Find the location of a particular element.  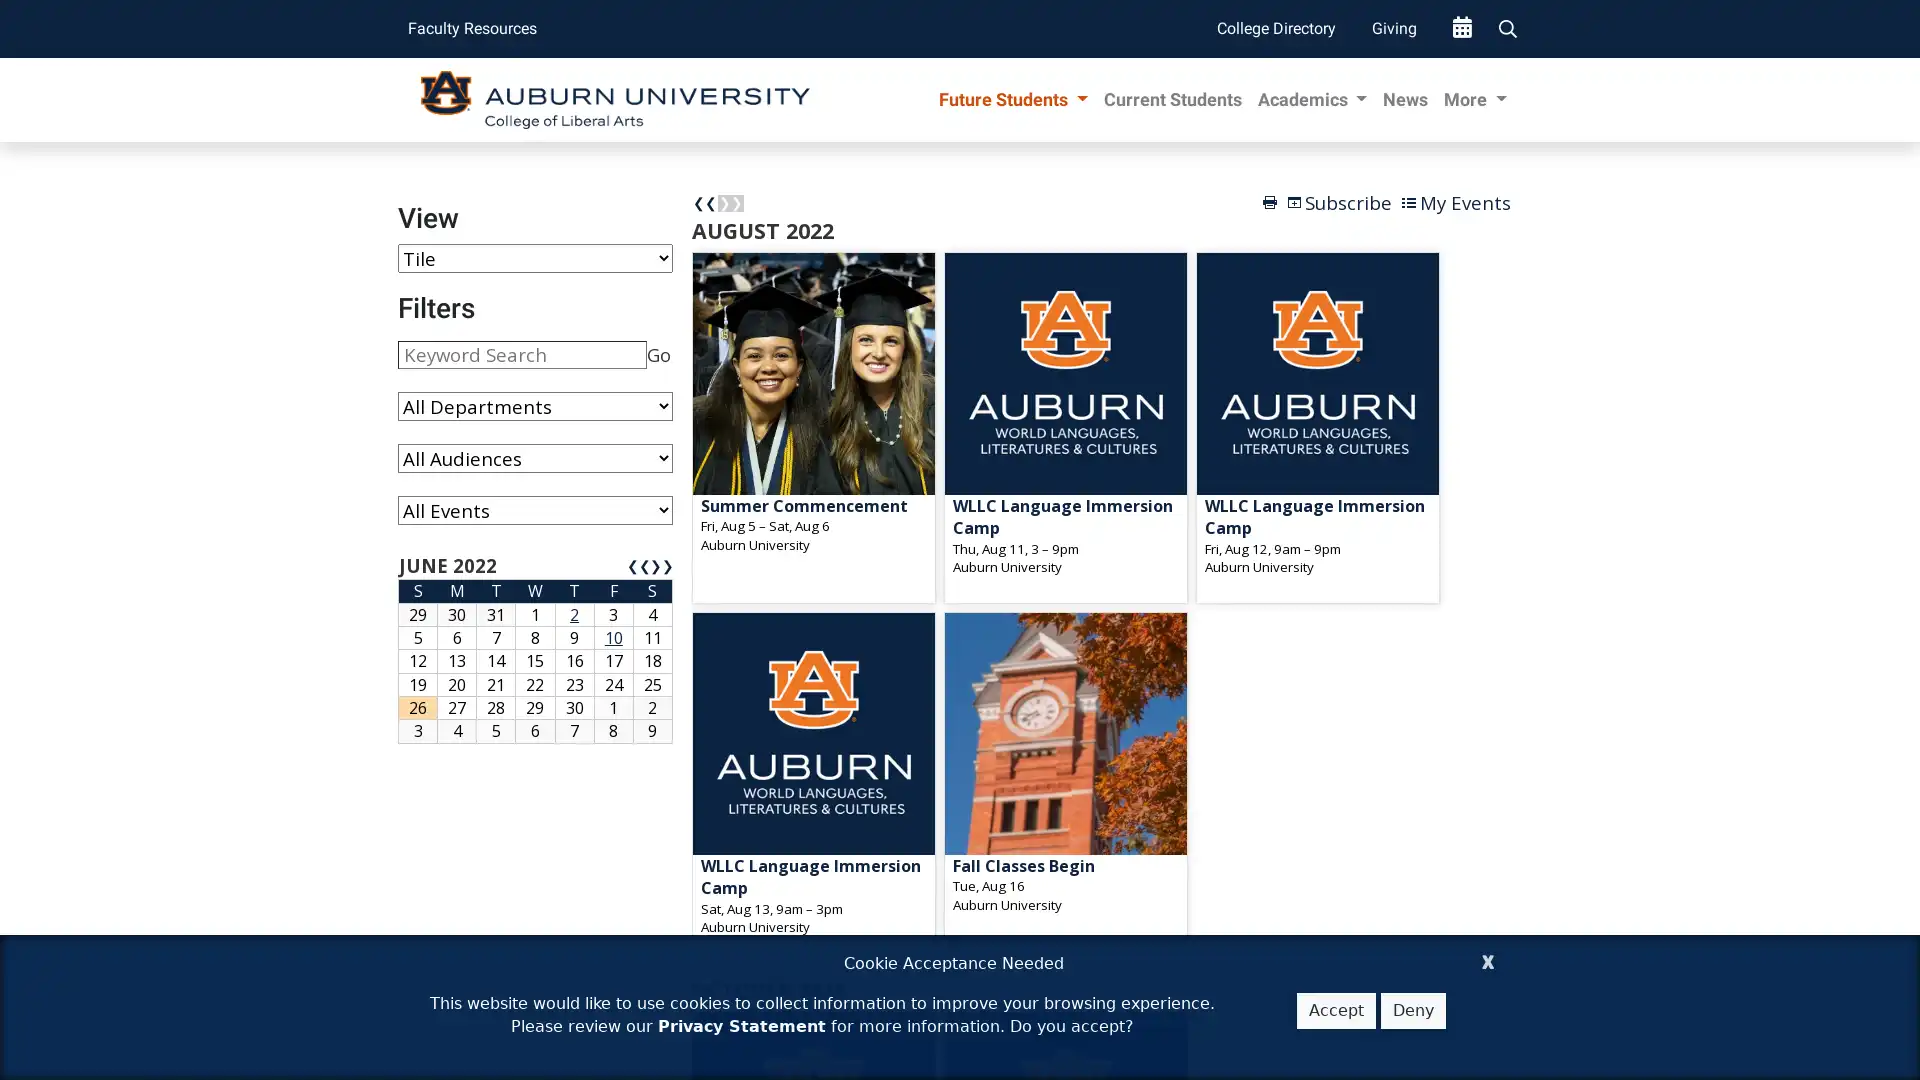

Deny is located at coordinates (1412, 1010).